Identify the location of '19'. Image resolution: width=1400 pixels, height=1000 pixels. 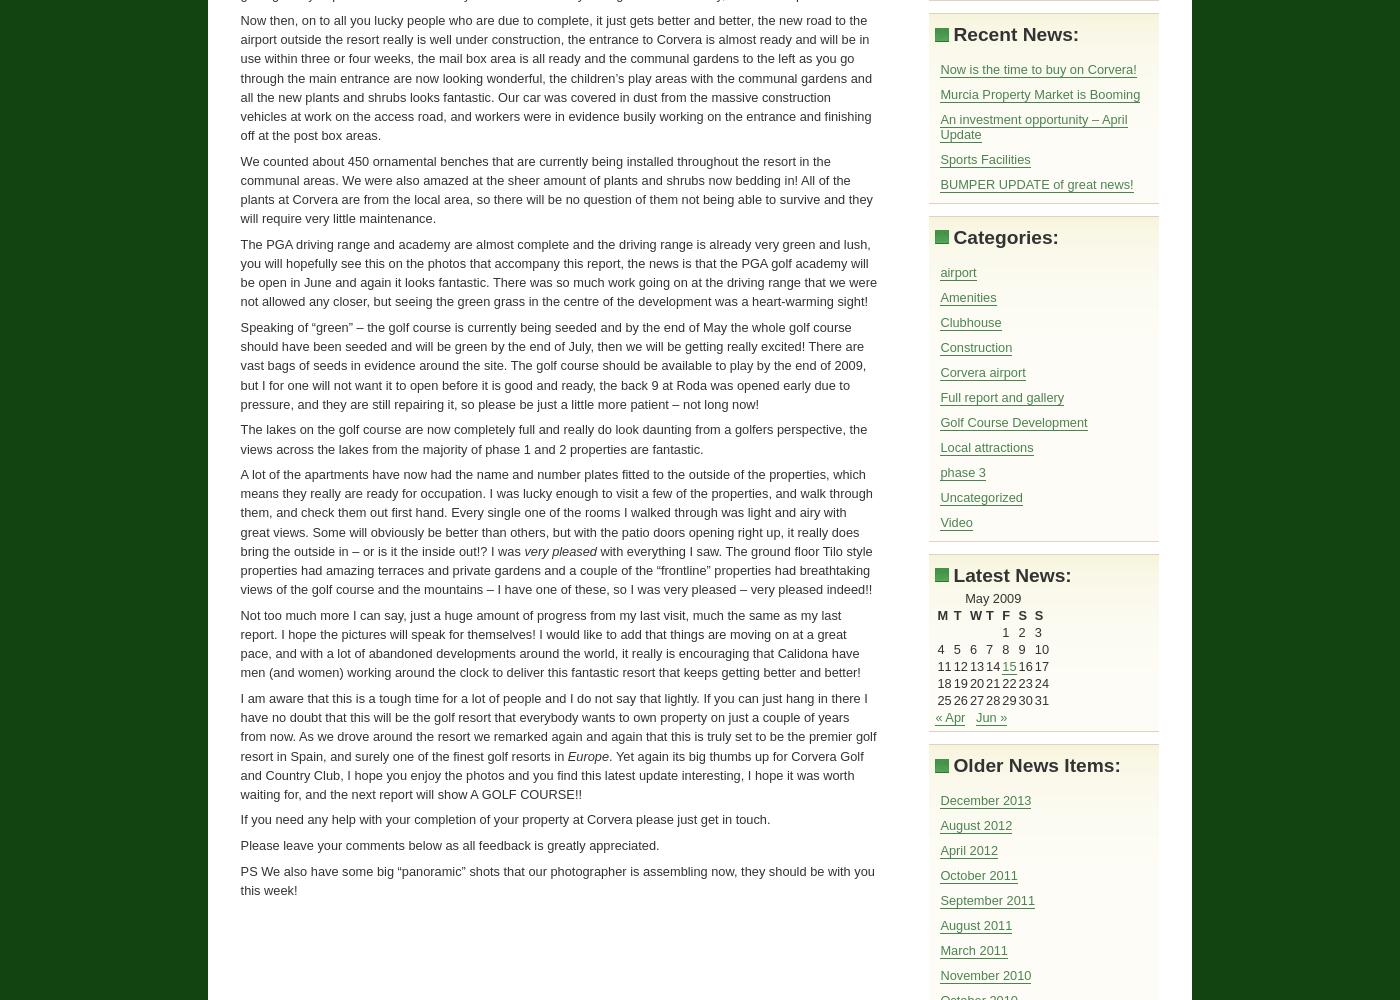
(959, 683).